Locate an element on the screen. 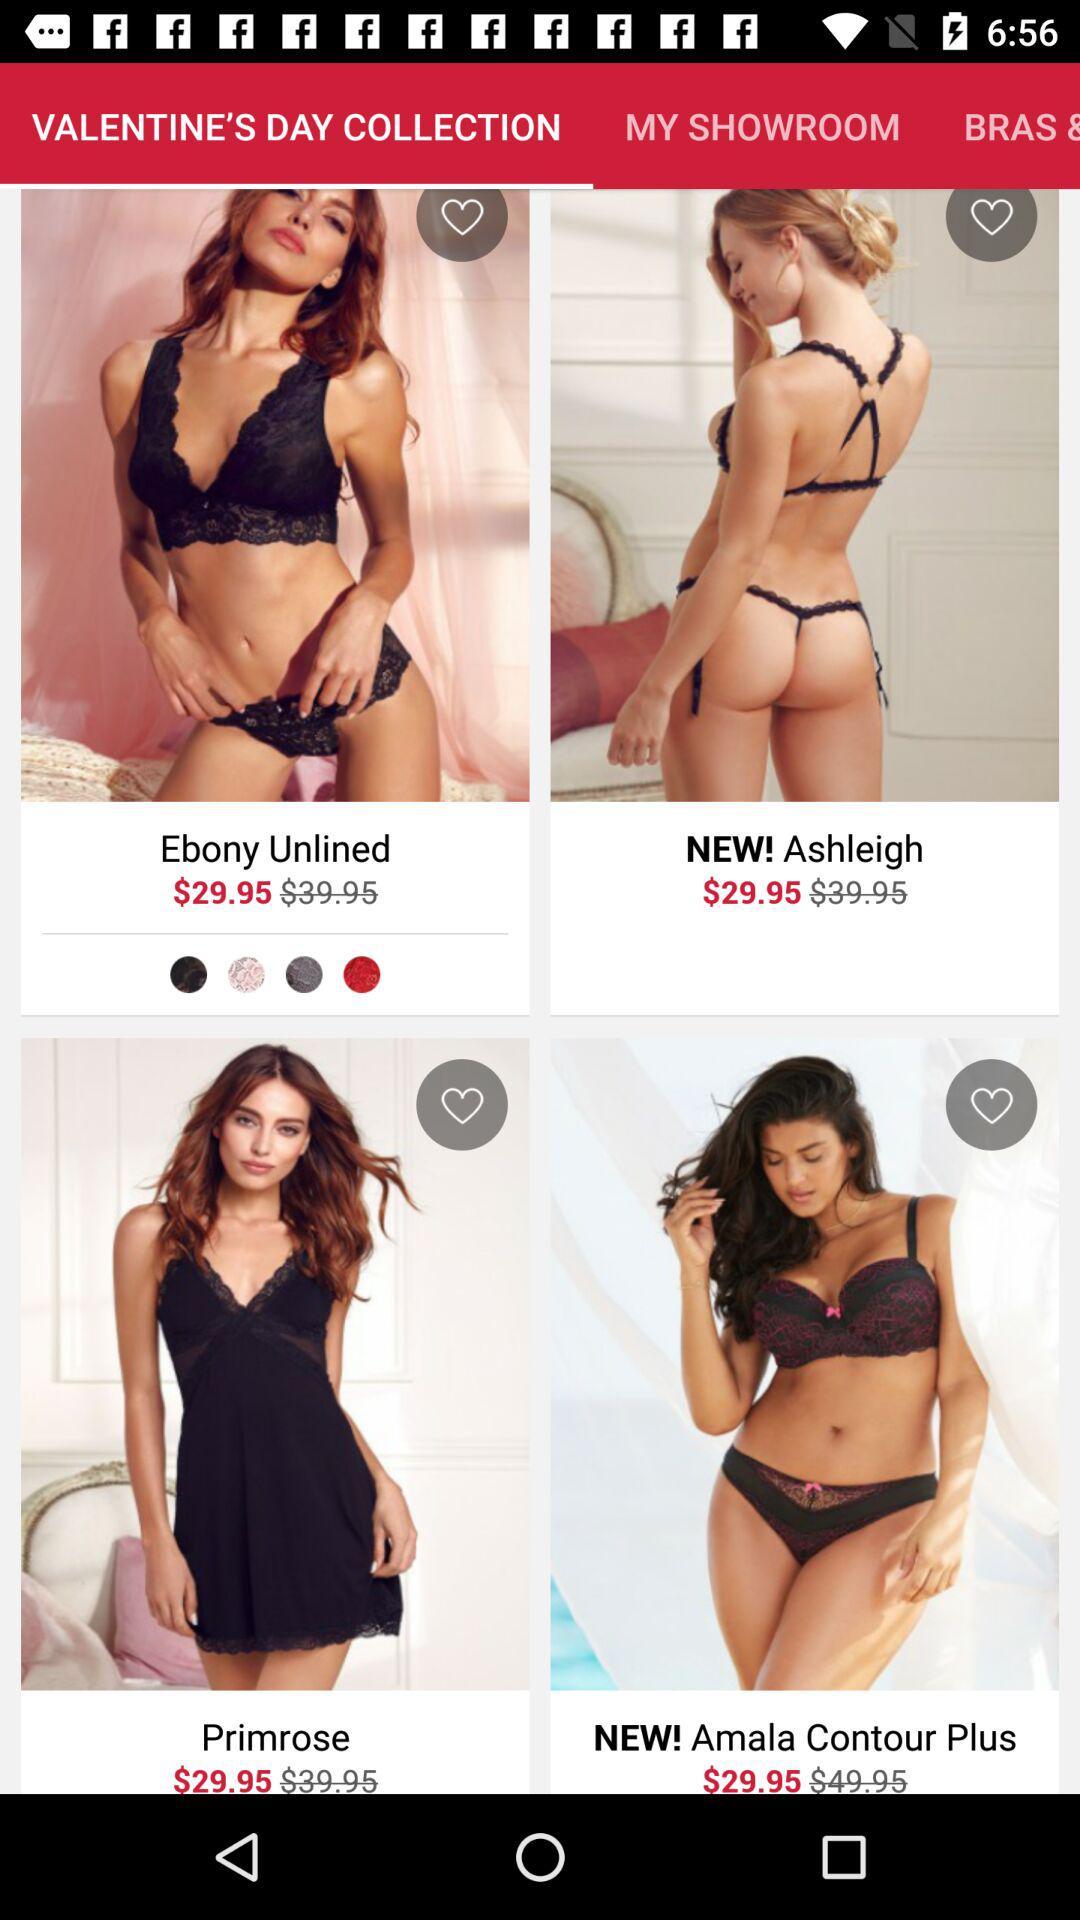 Image resolution: width=1080 pixels, height=1920 pixels. change color options is located at coordinates (304, 974).